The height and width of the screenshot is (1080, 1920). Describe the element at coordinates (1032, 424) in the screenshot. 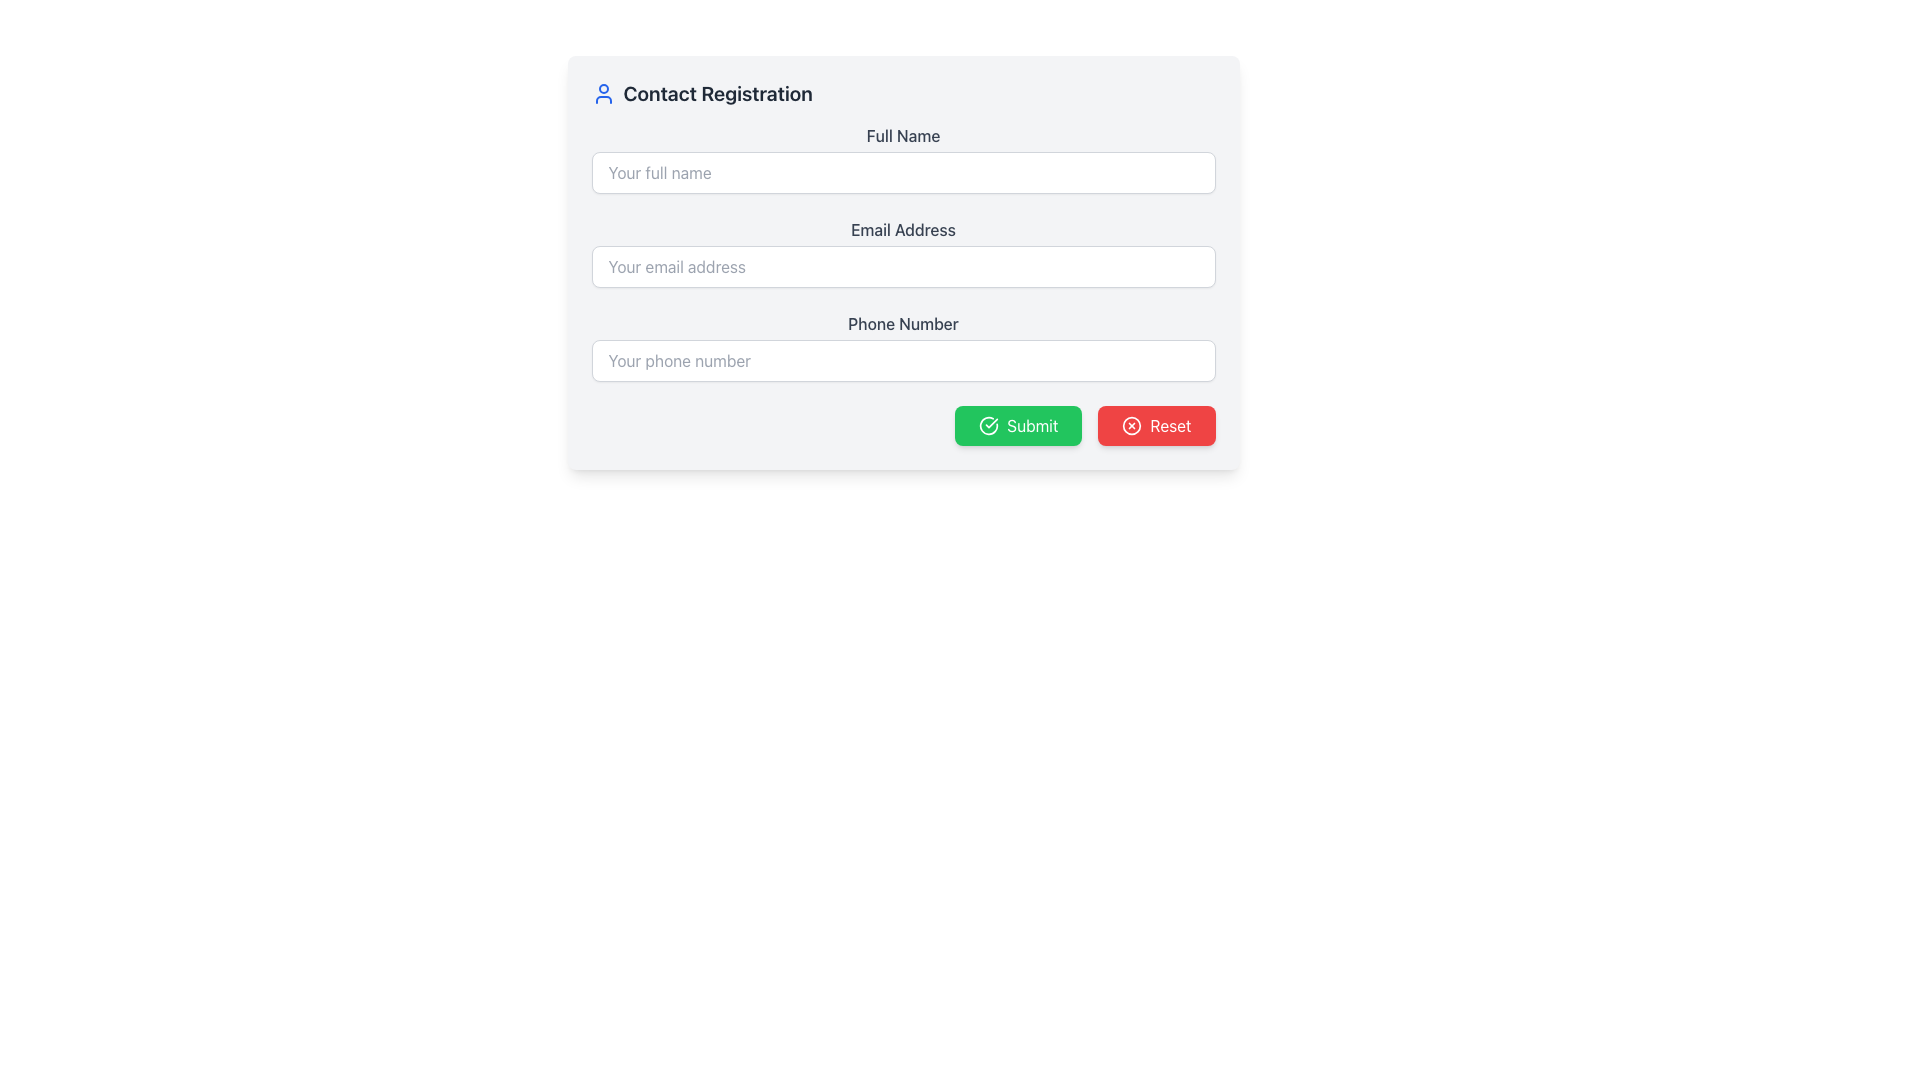

I see `text of the 'Submit' button, which is located in the lower-right corner of the form layout and is adjacent to the red 'Reset' button` at that location.